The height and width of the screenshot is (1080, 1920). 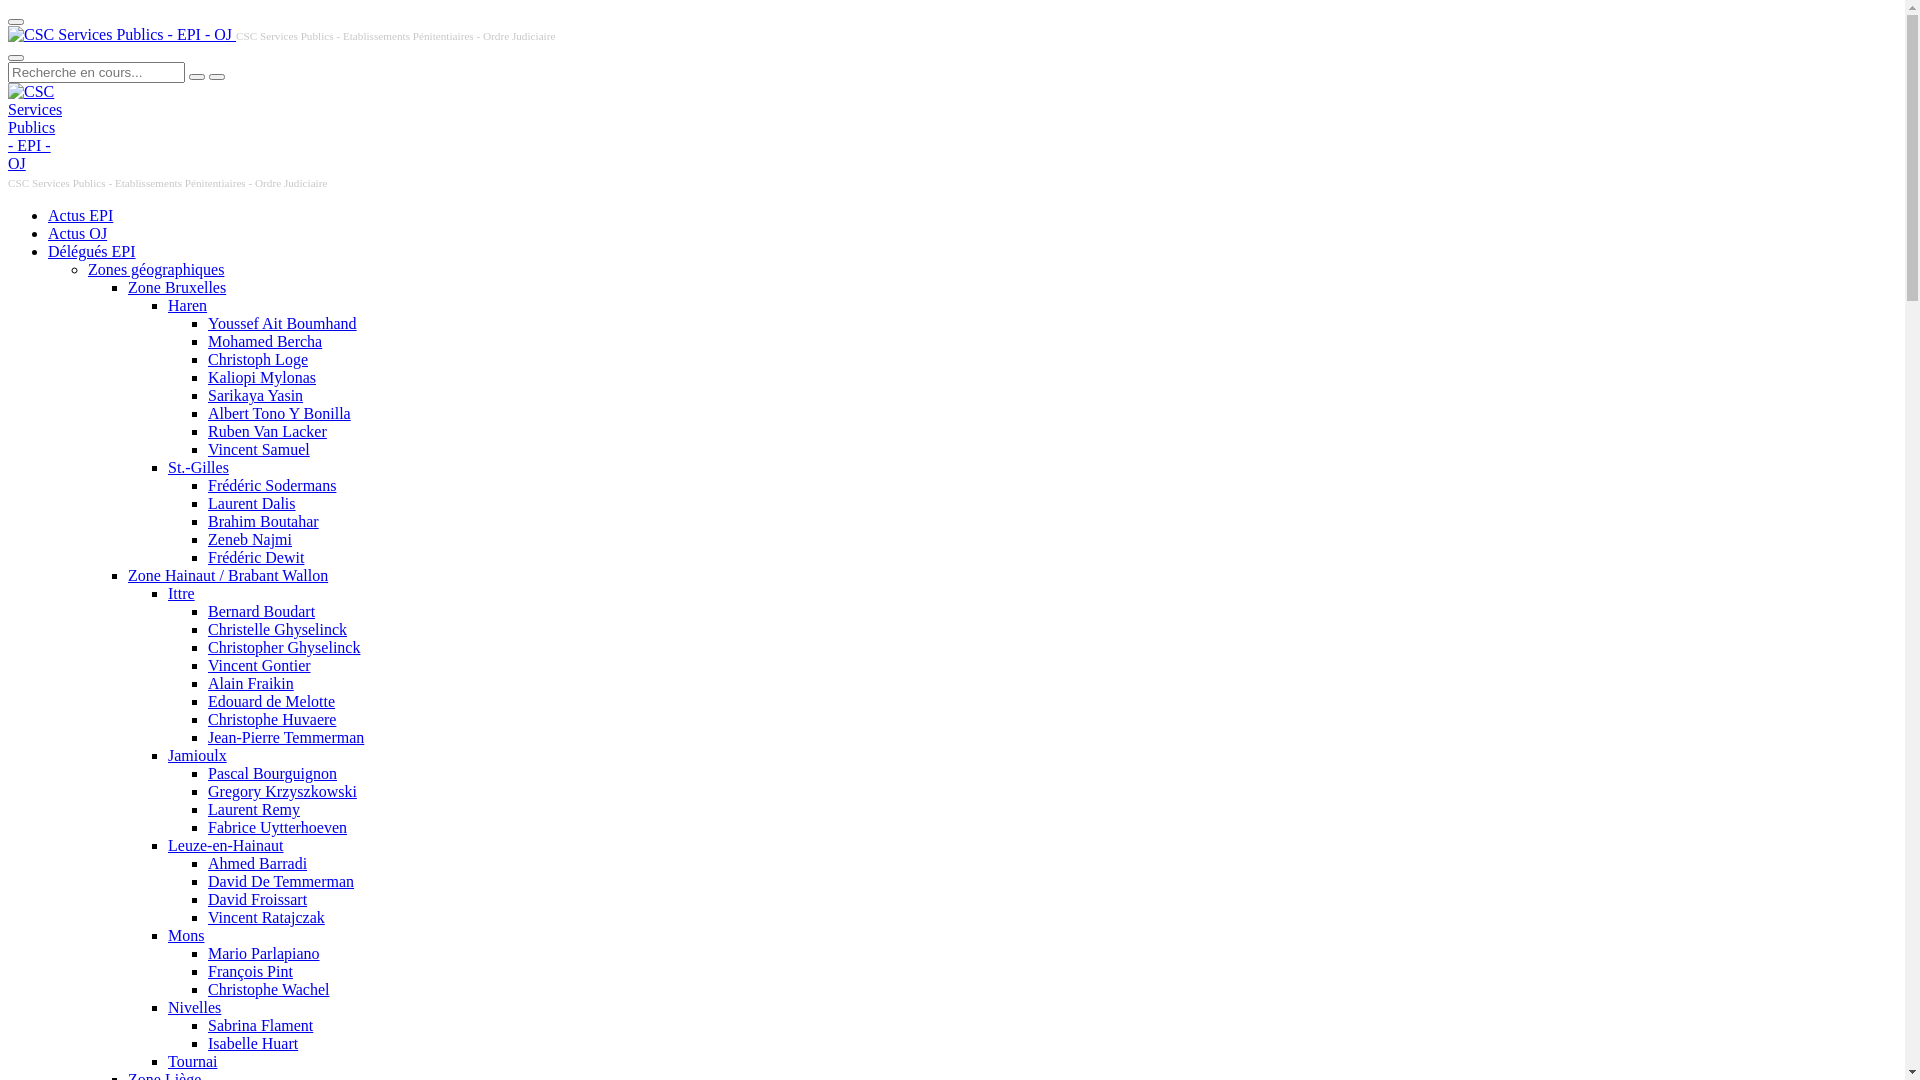 What do you see at coordinates (265, 917) in the screenshot?
I see `'Vincent Ratajczak'` at bounding box center [265, 917].